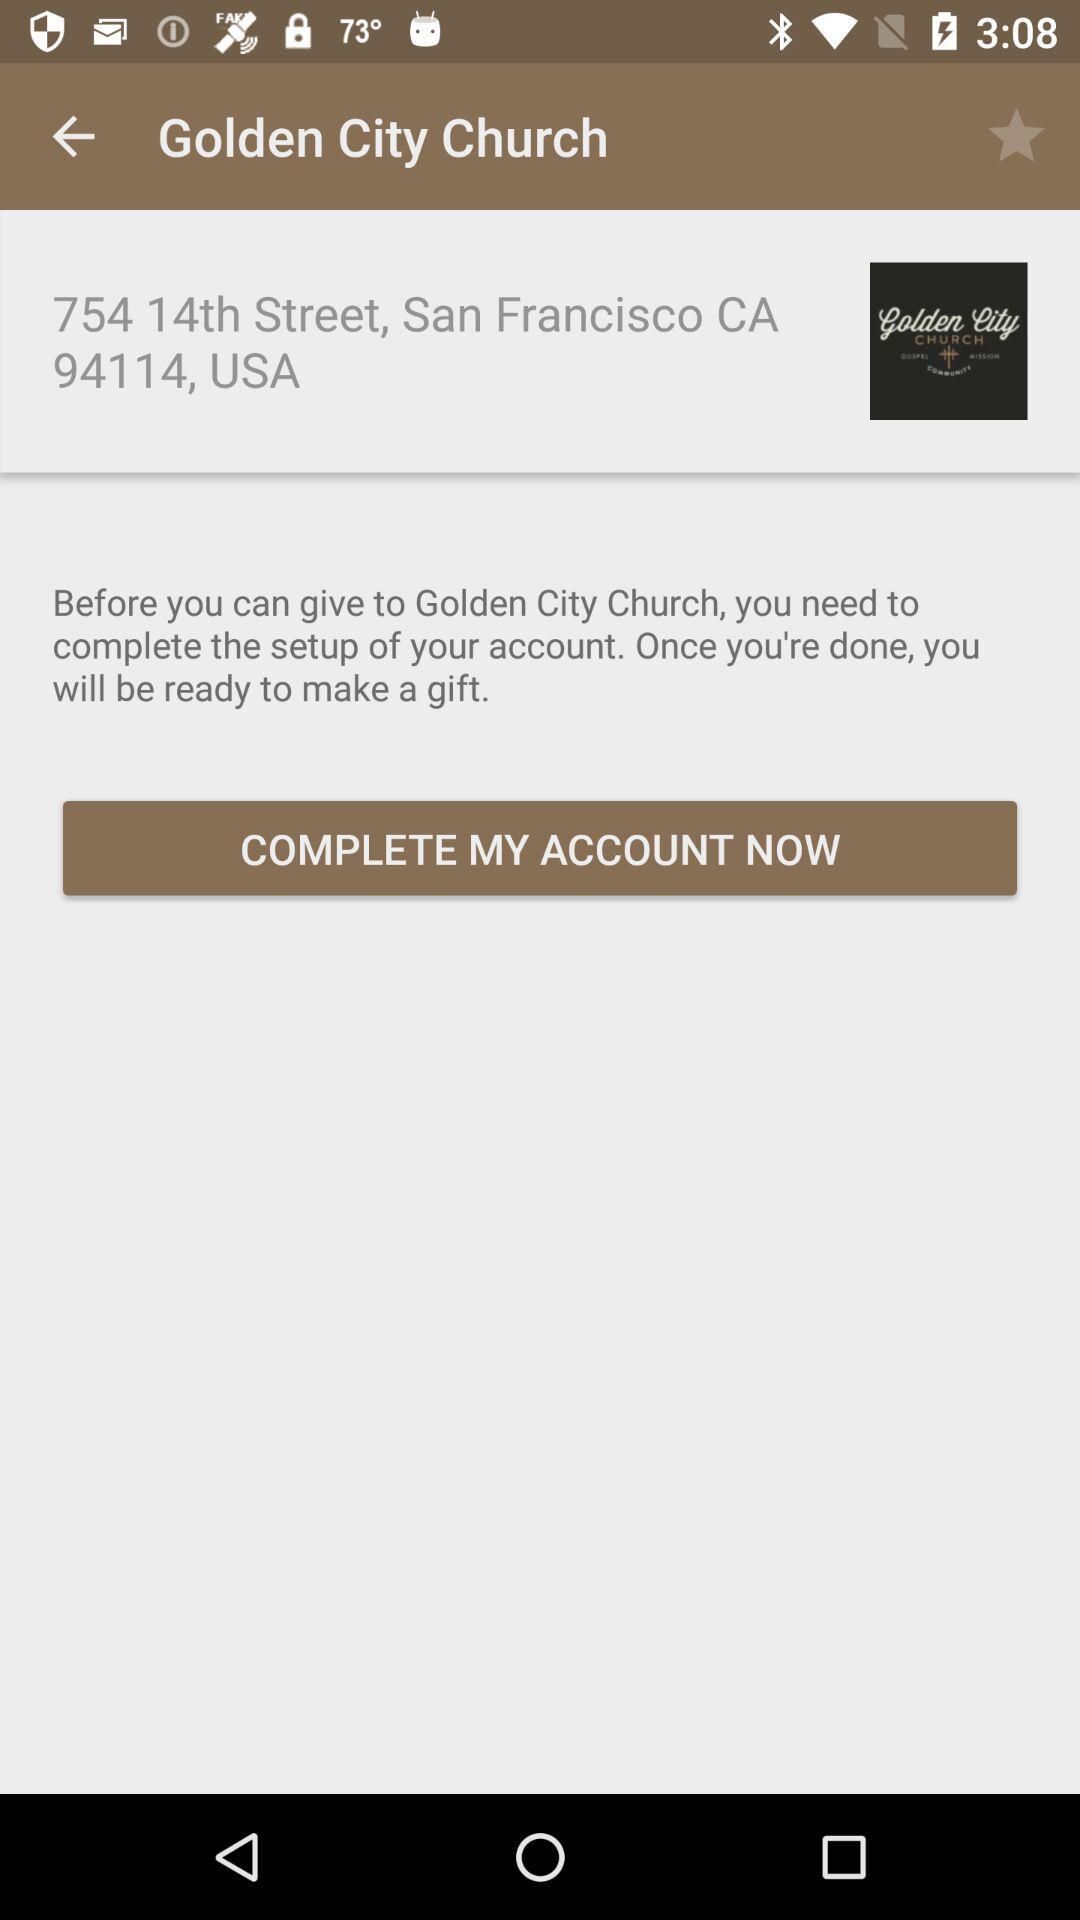  What do you see at coordinates (1017, 135) in the screenshot?
I see `icon to the right of golden city church` at bounding box center [1017, 135].